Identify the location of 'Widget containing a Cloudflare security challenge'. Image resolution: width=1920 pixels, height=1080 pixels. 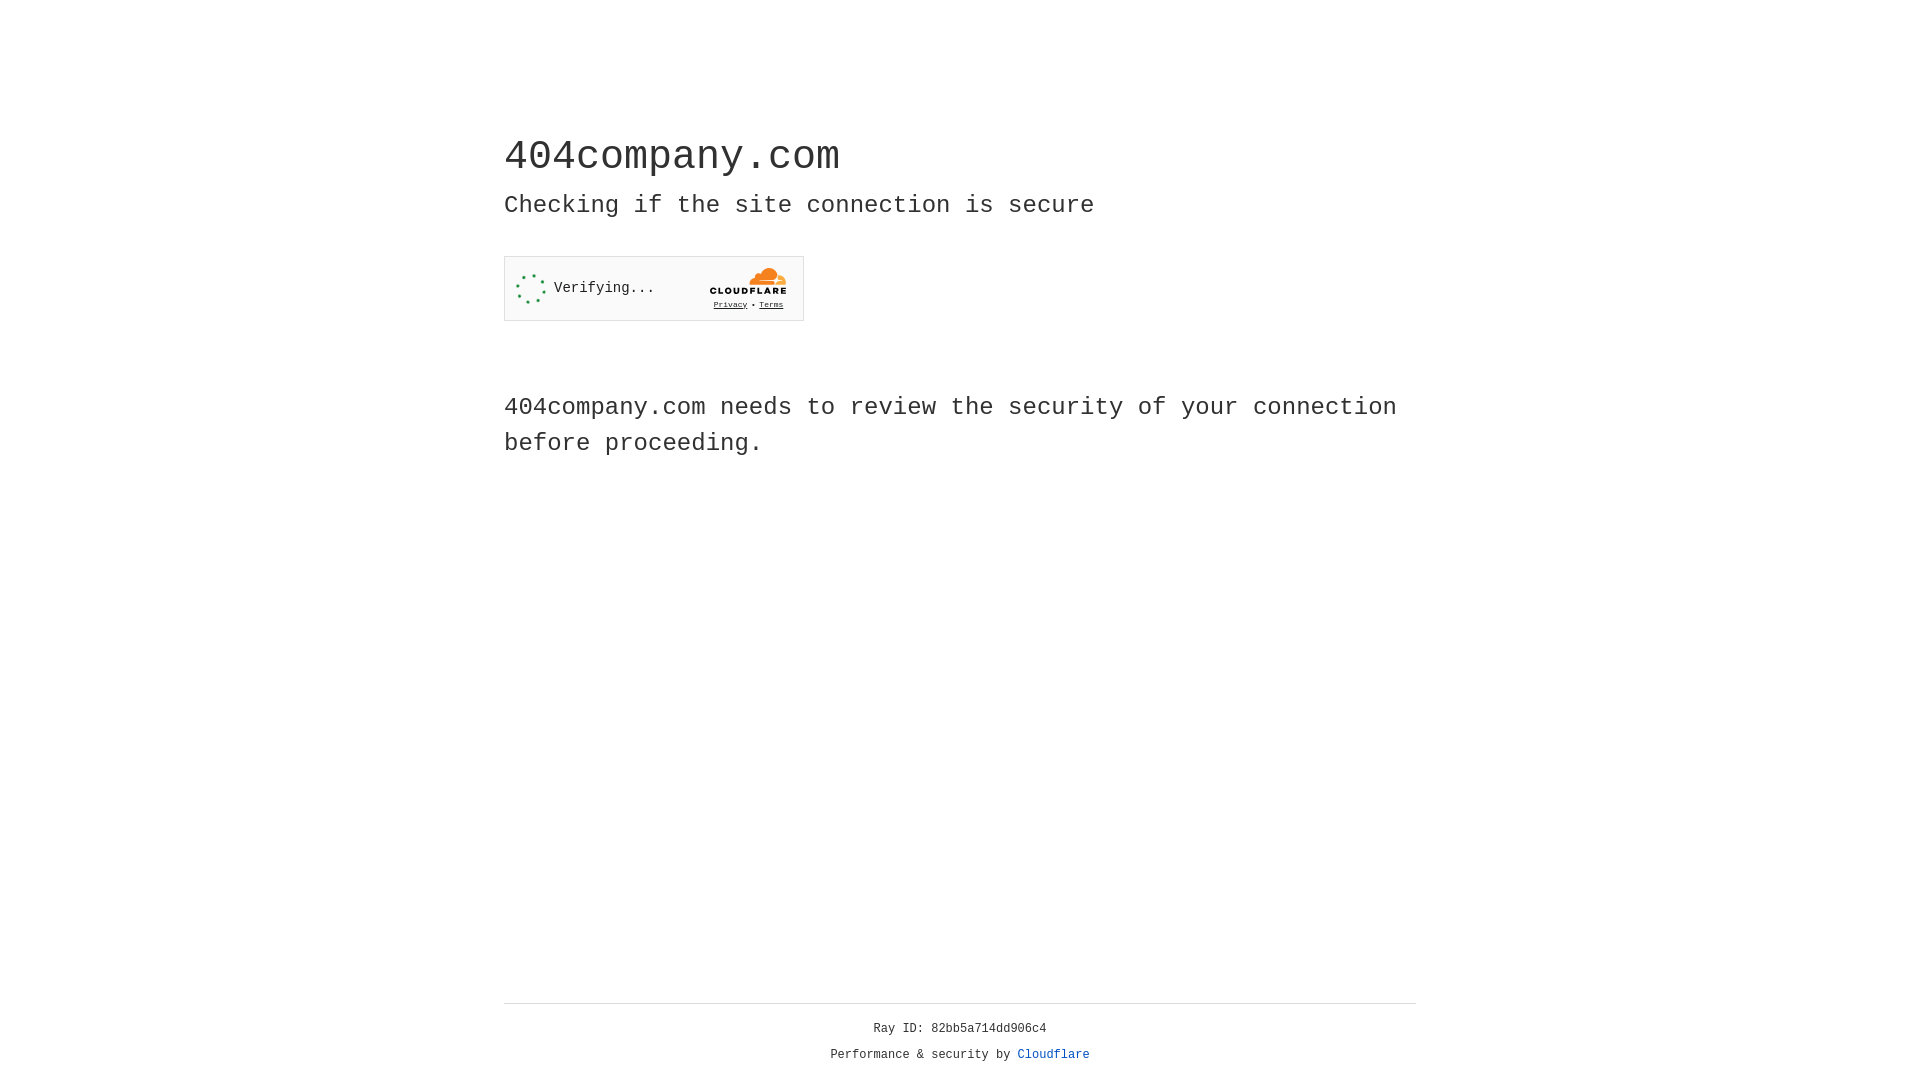
(653, 288).